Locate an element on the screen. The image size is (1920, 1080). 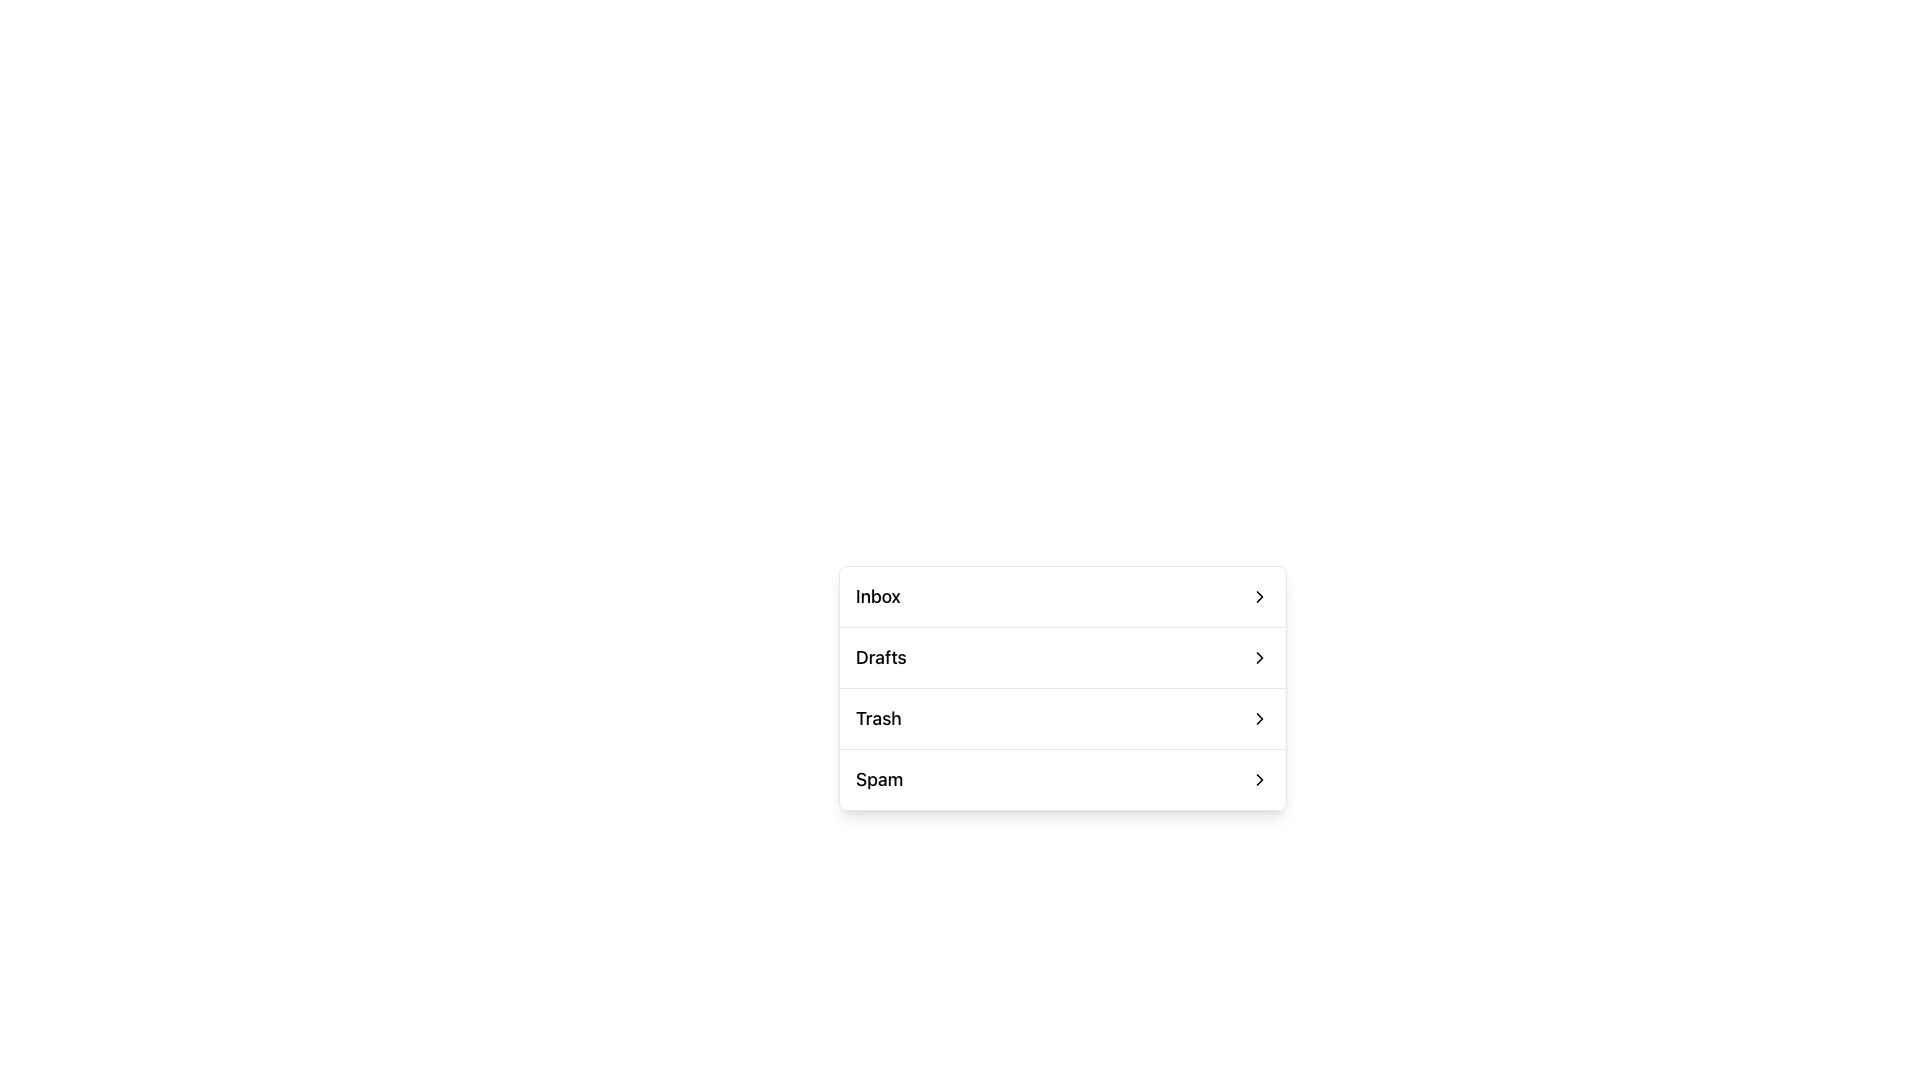
the 'Drafts' navigational list item is located at coordinates (1061, 658).